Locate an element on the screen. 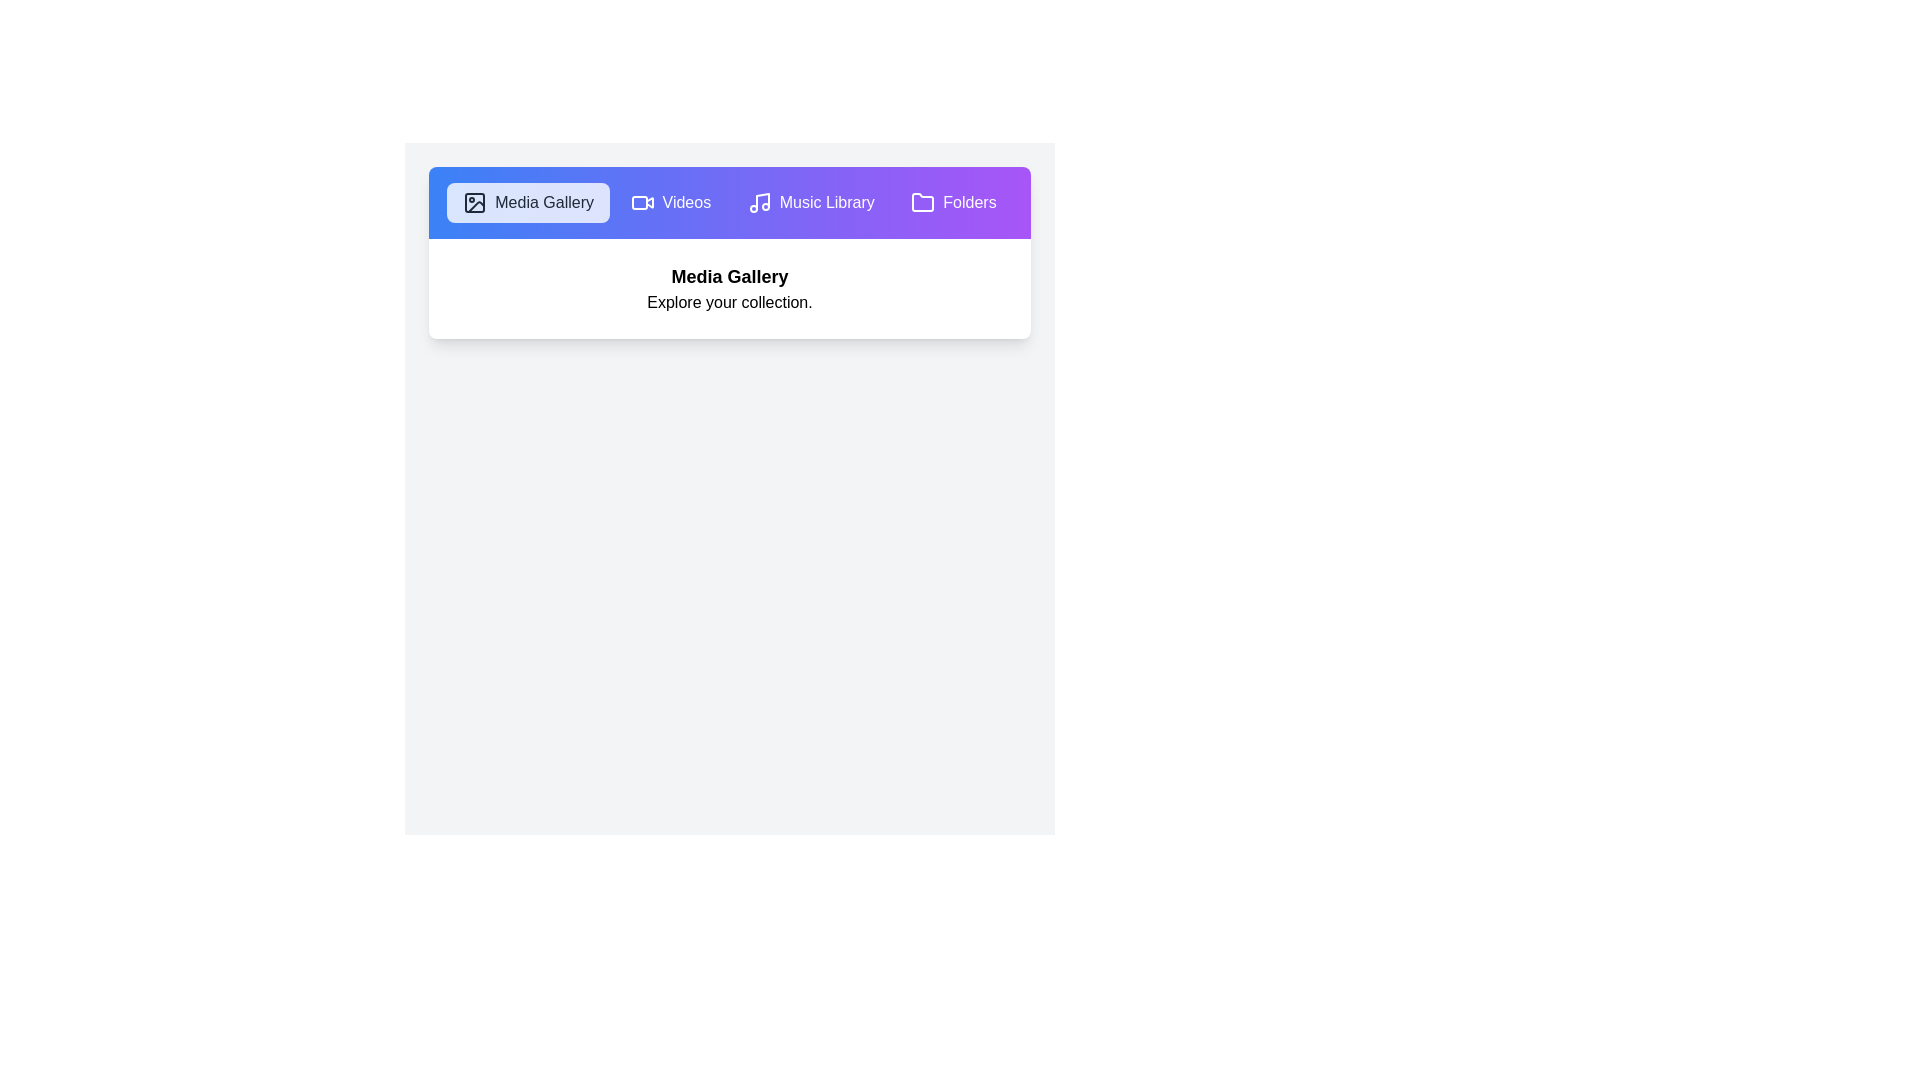  the Text Label that indicates its function for accessing or managing folders, located to the right of the folder icon in the navigation bar is located at coordinates (969, 203).